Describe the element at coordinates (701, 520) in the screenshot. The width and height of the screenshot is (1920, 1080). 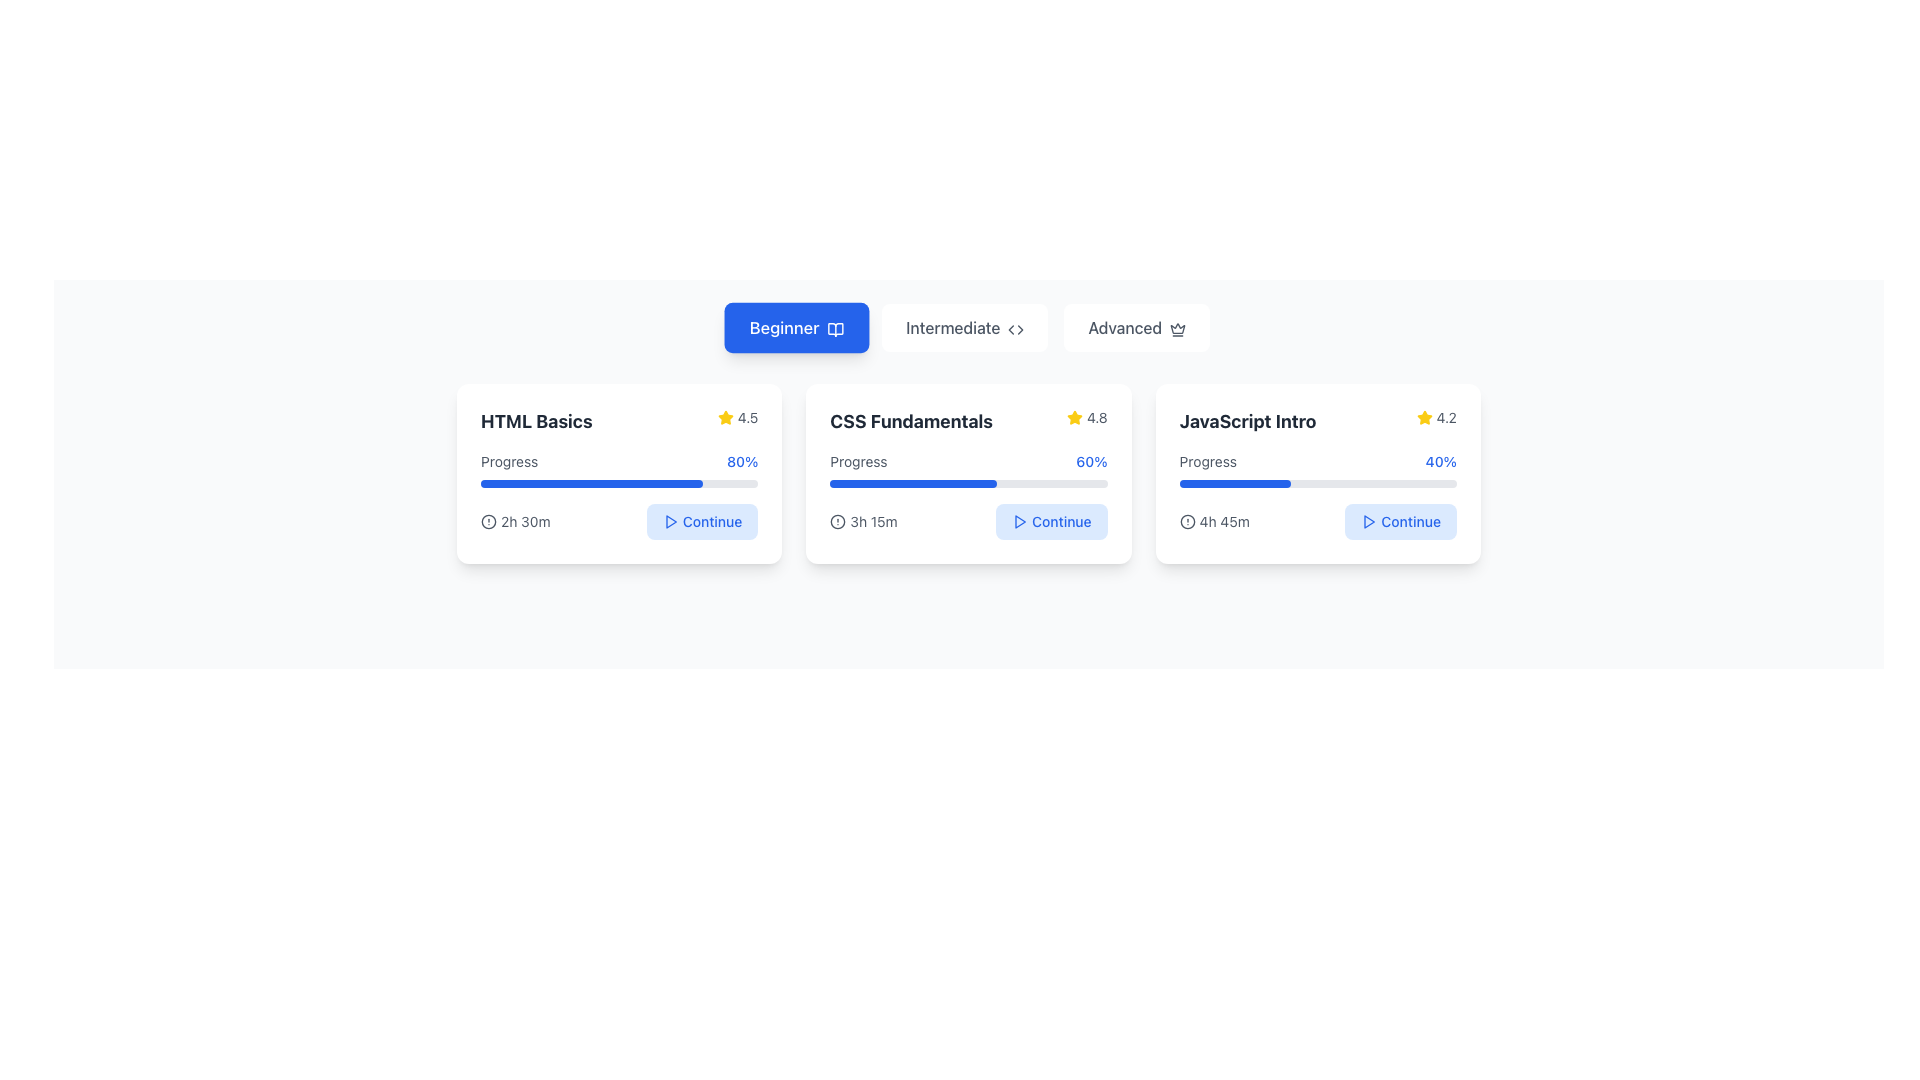
I see `the 'Continue' button with a blue rounded background that contains a play icon and the text 'Continue', located` at that location.